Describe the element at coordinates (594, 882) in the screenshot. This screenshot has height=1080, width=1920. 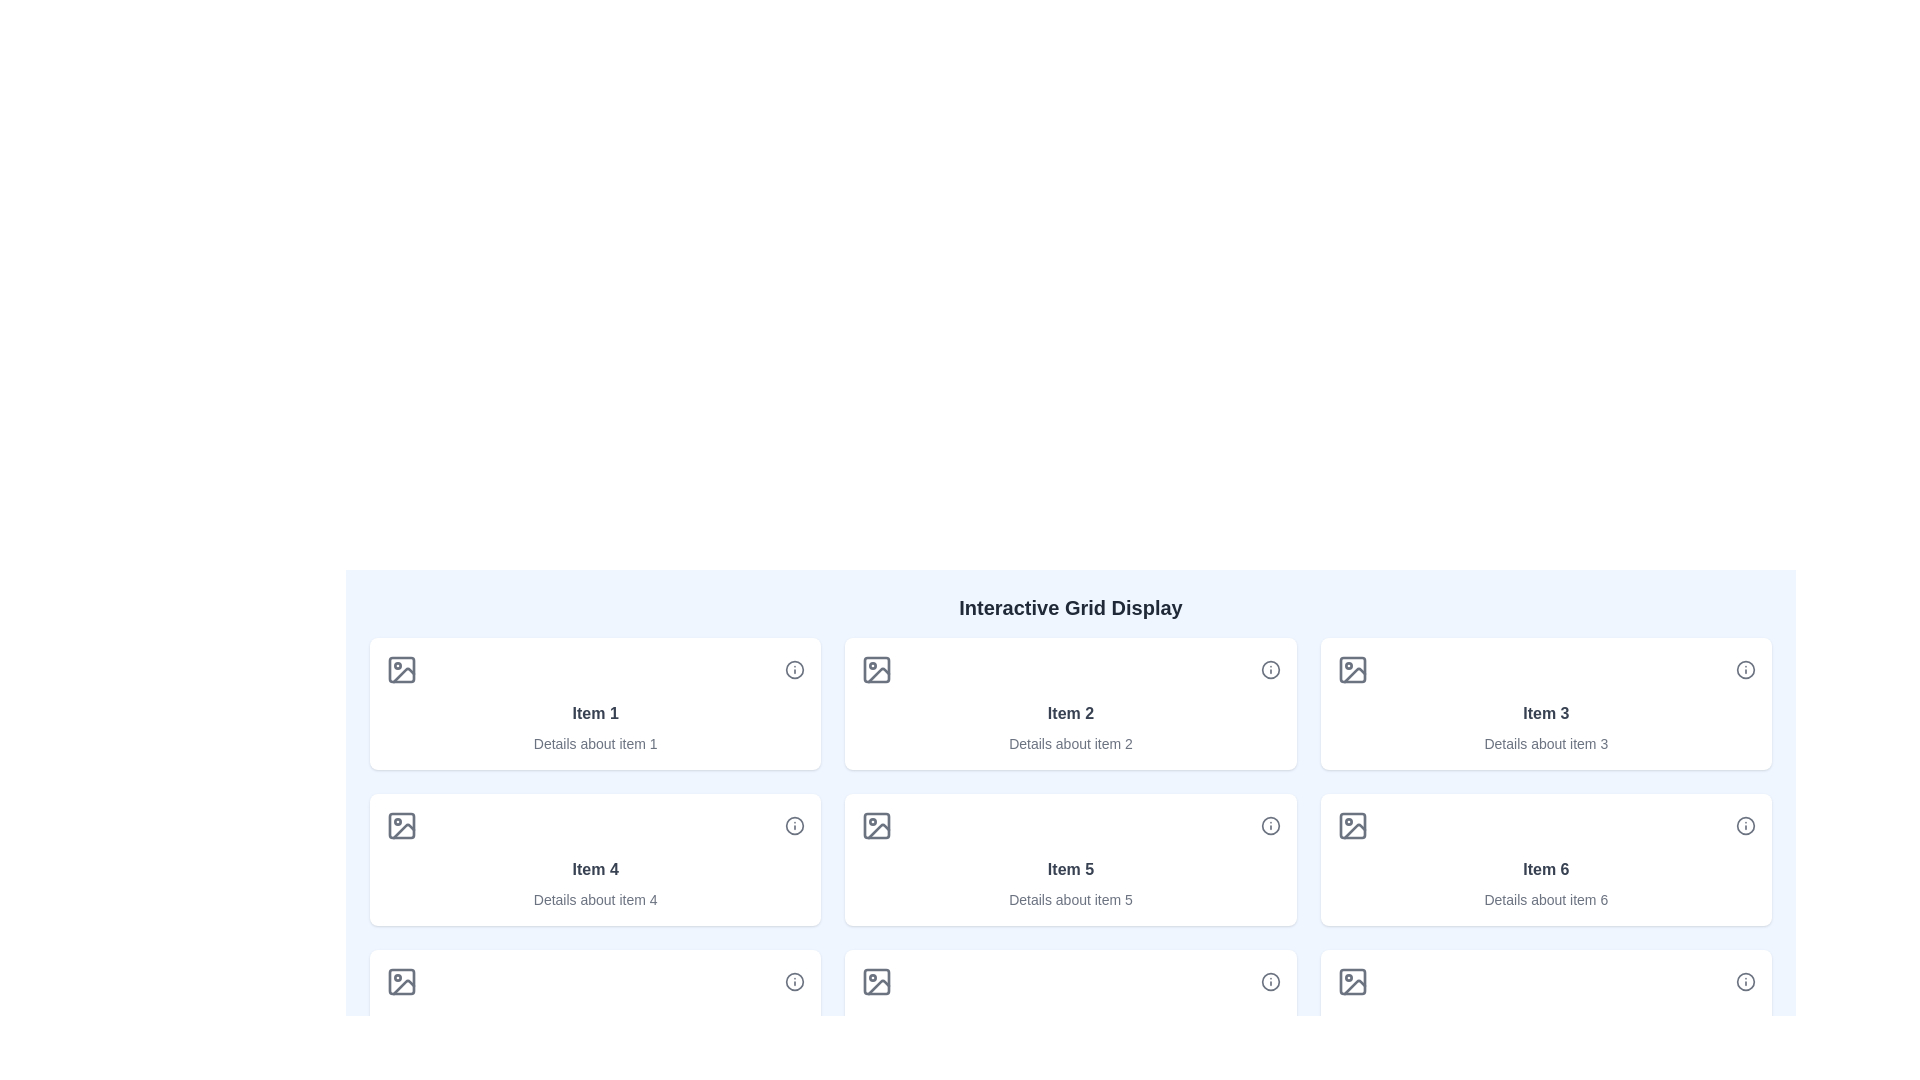
I see `displayed text from the Text display module located in the second row and first column of the grid layout` at that location.